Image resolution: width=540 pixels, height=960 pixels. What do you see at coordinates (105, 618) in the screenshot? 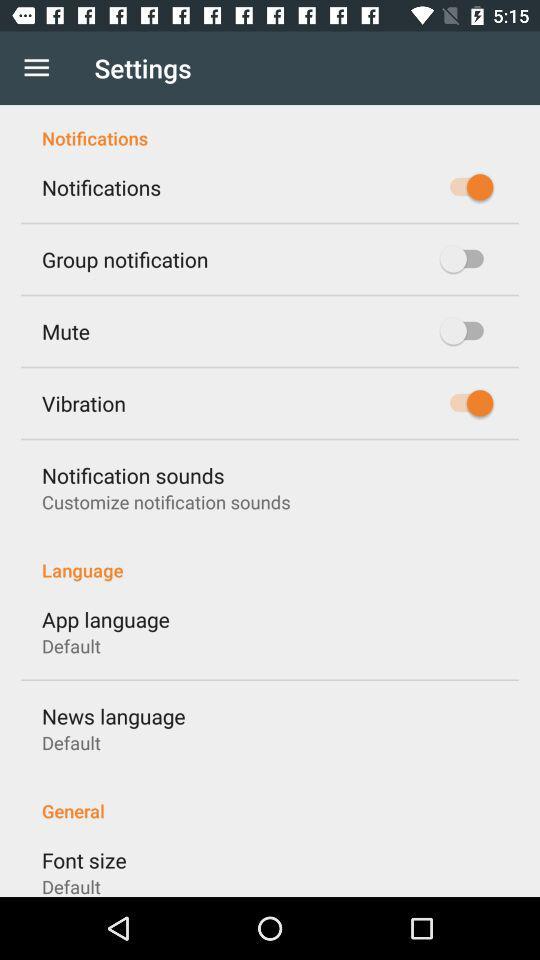
I see `app language item` at bounding box center [105, 618].